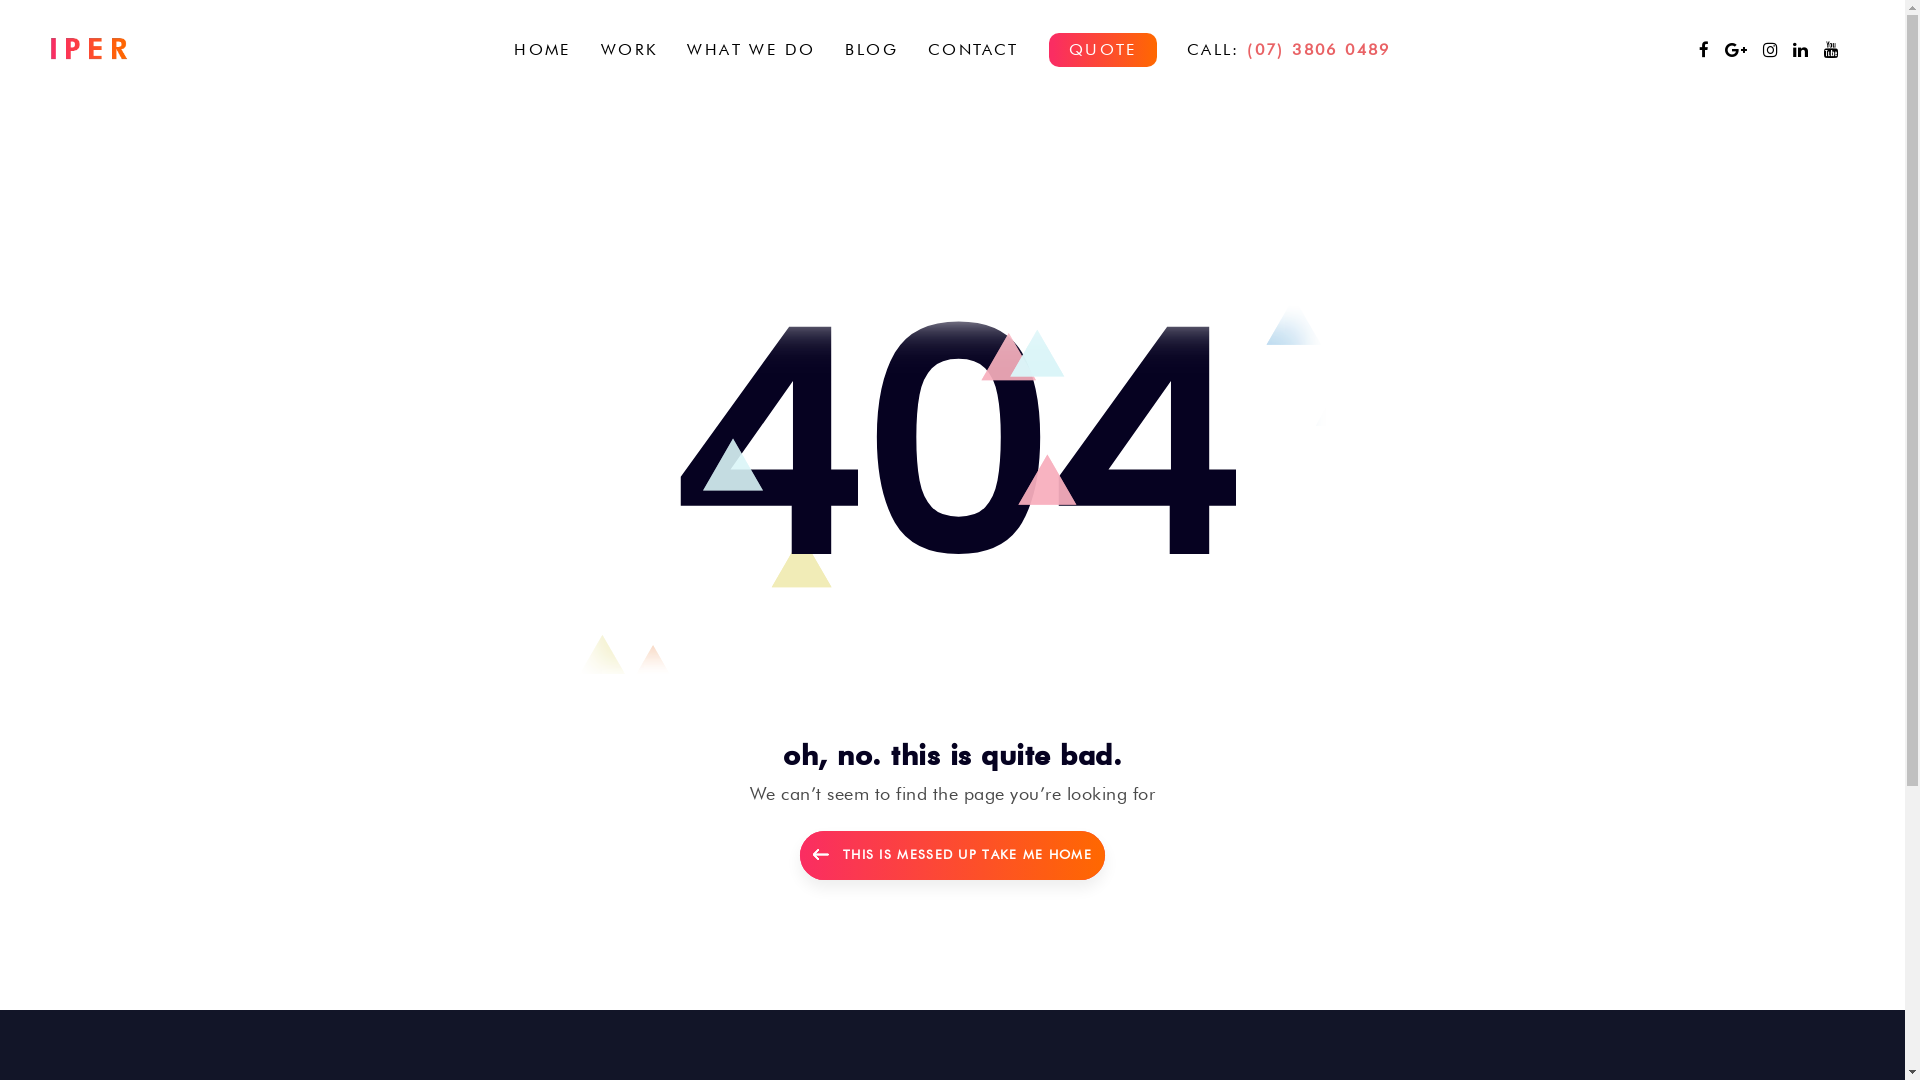  I want to click on 'QUOTE', so click(1102, 48).